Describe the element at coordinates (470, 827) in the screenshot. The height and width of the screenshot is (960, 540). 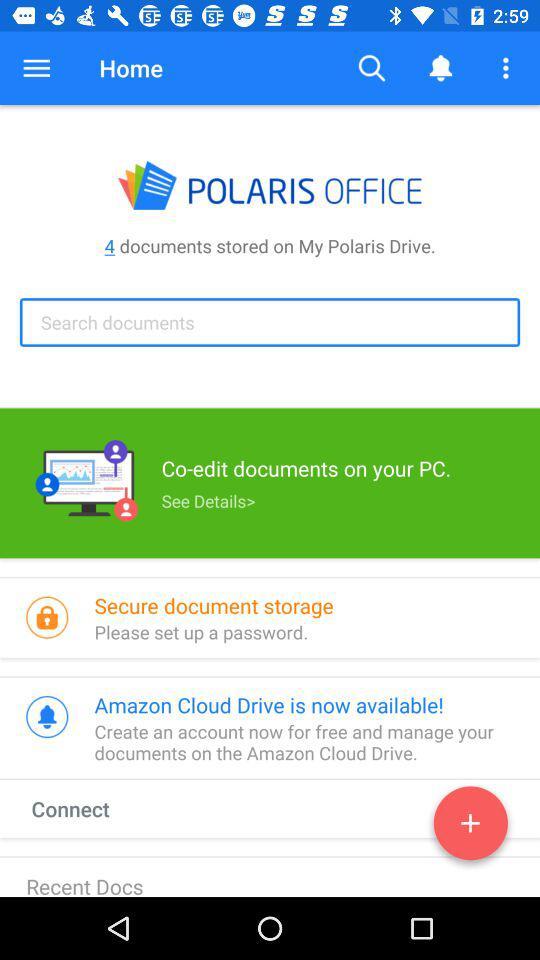
I see `the item next to connect icon` at that location.